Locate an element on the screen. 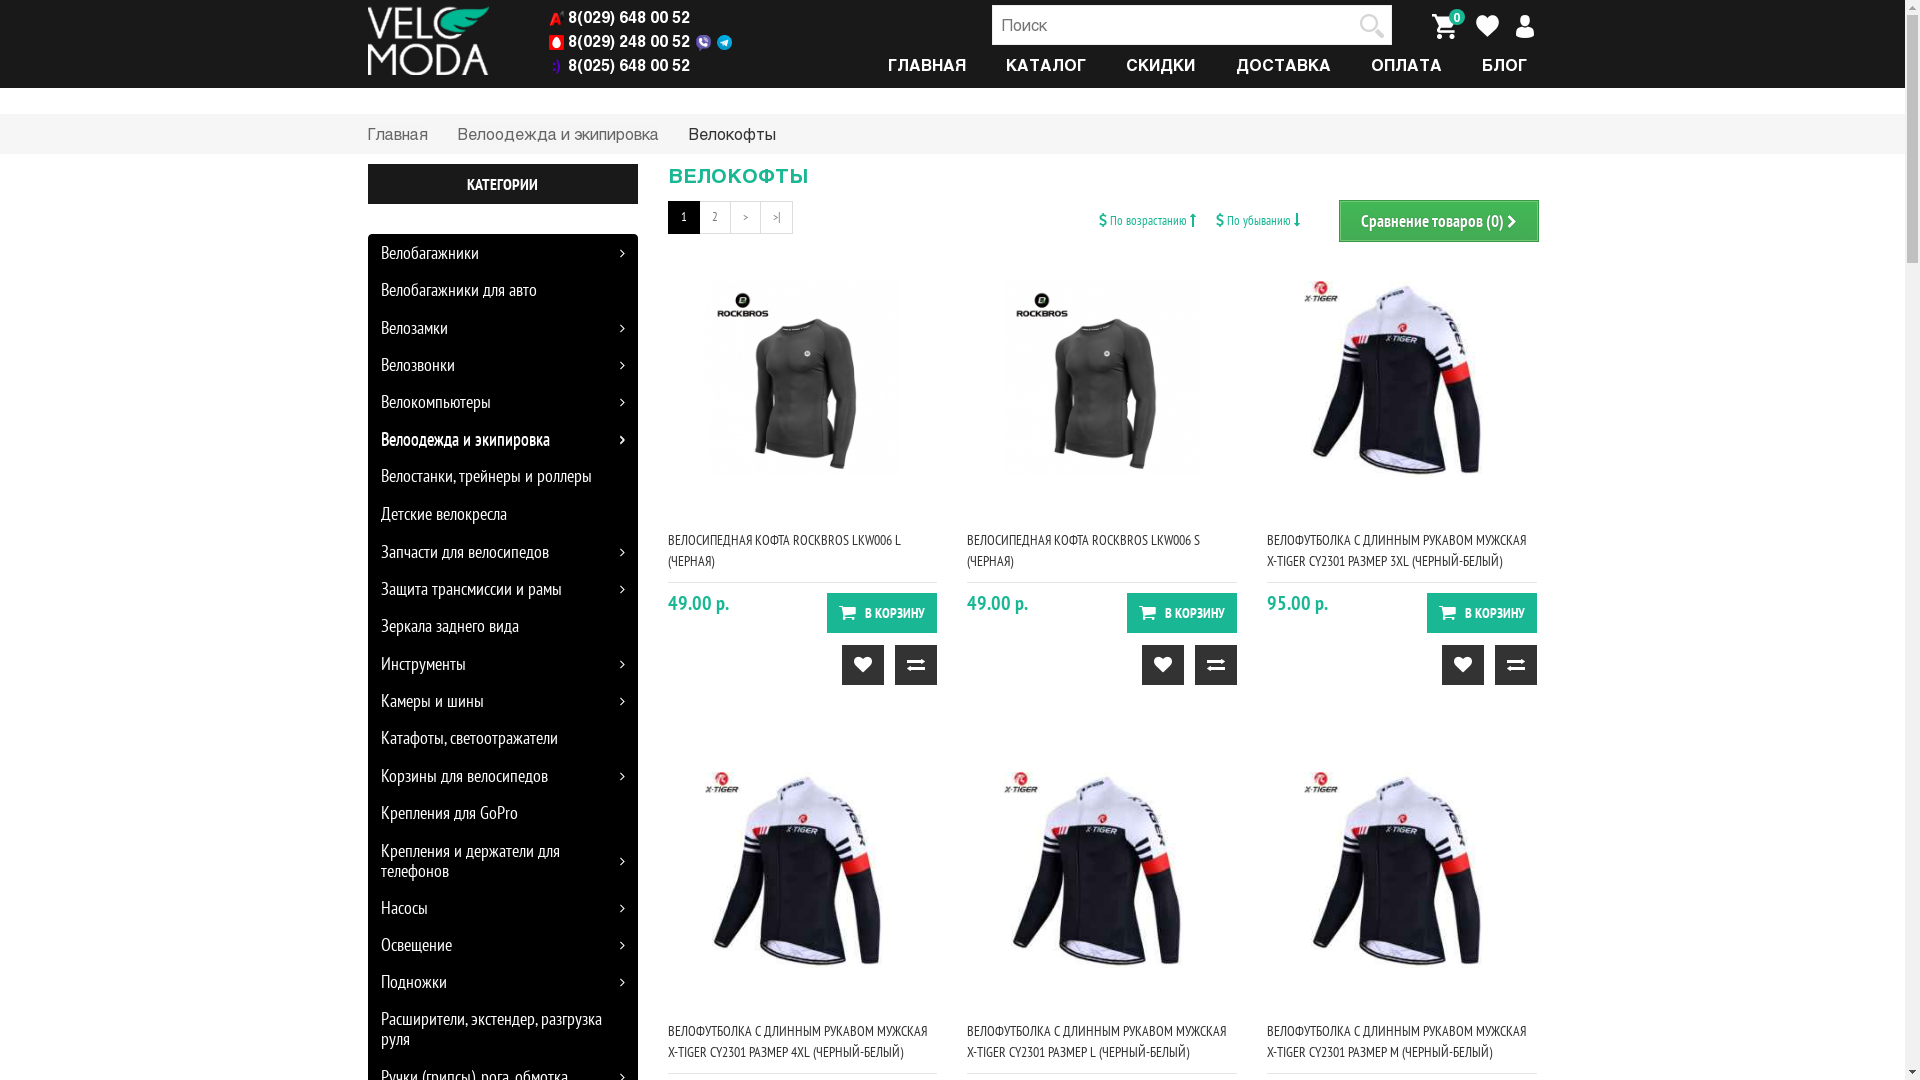  '0' is located at coordinates (1443, 24).